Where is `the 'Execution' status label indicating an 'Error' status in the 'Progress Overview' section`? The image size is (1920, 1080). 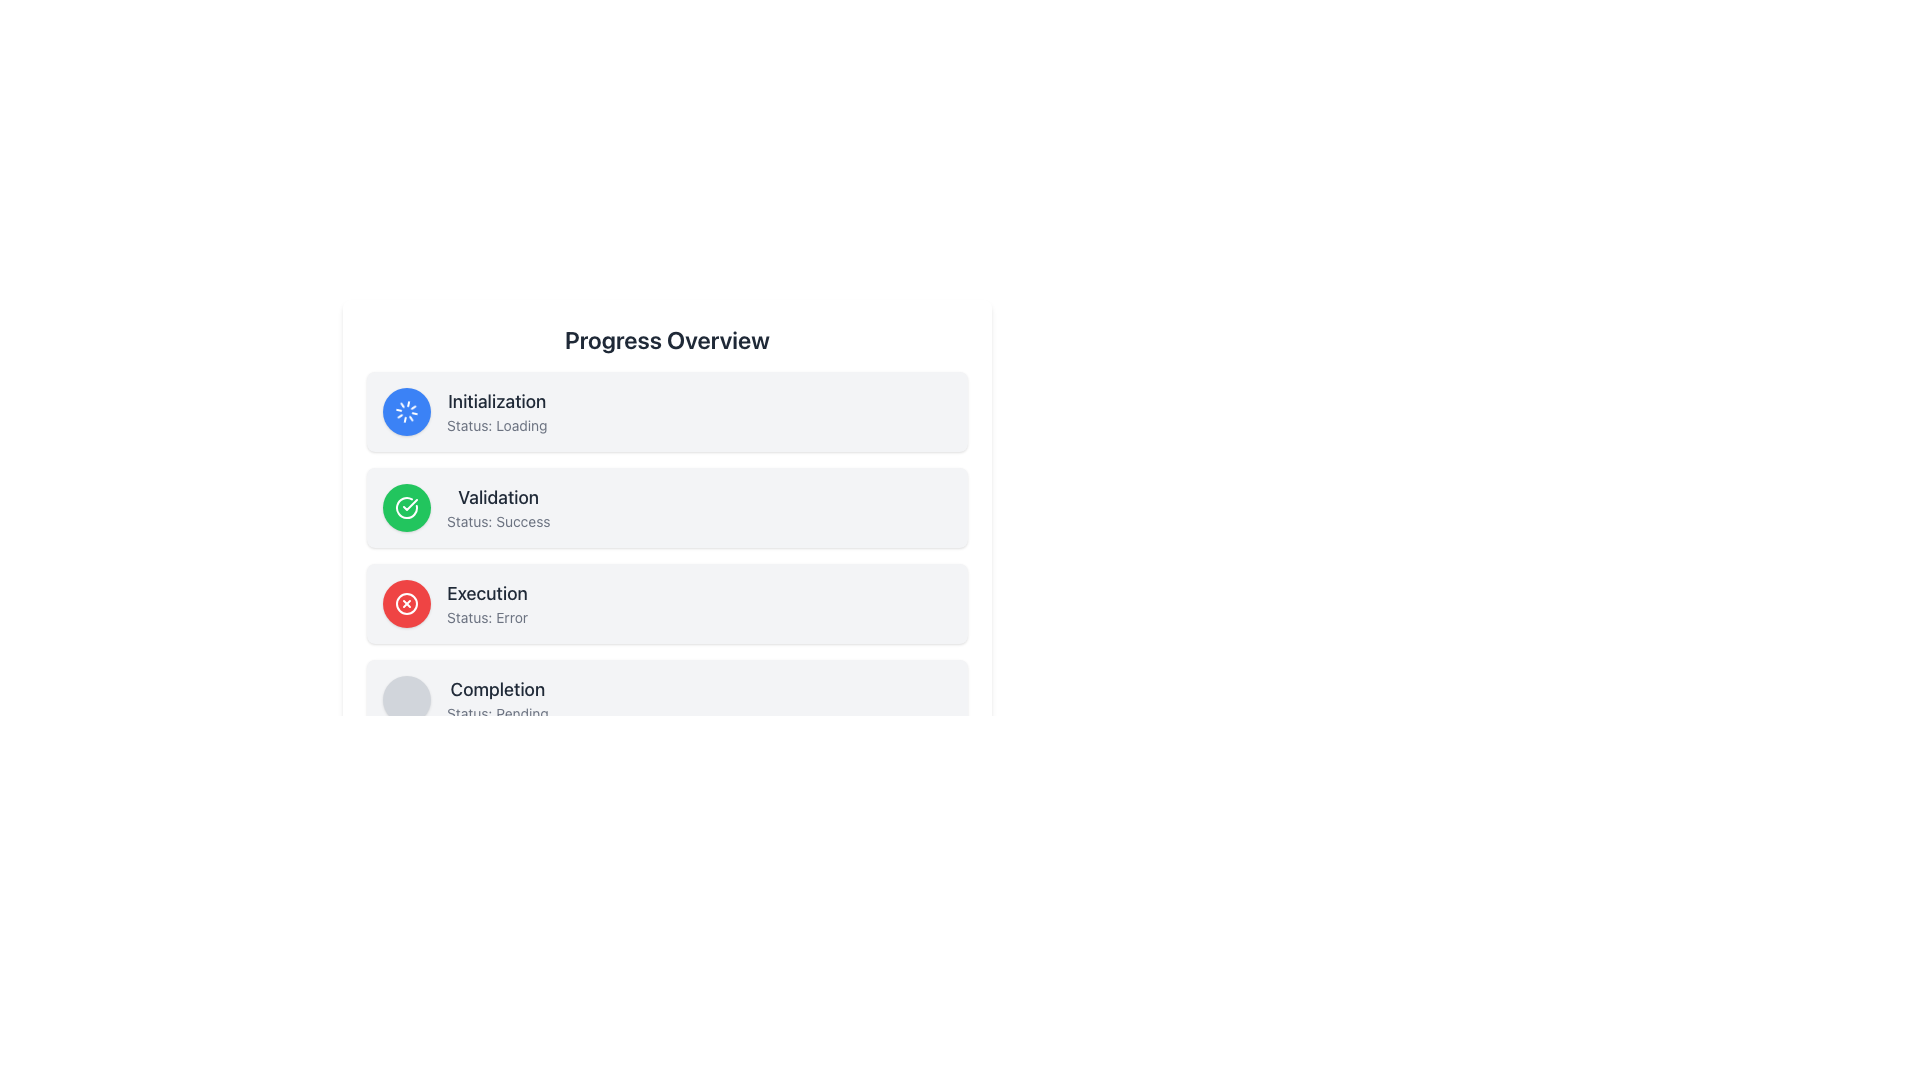 the 'Execution' status label indicating an 'Error' status in the 'Progress Overview' section is located at coordinates (487, 603).